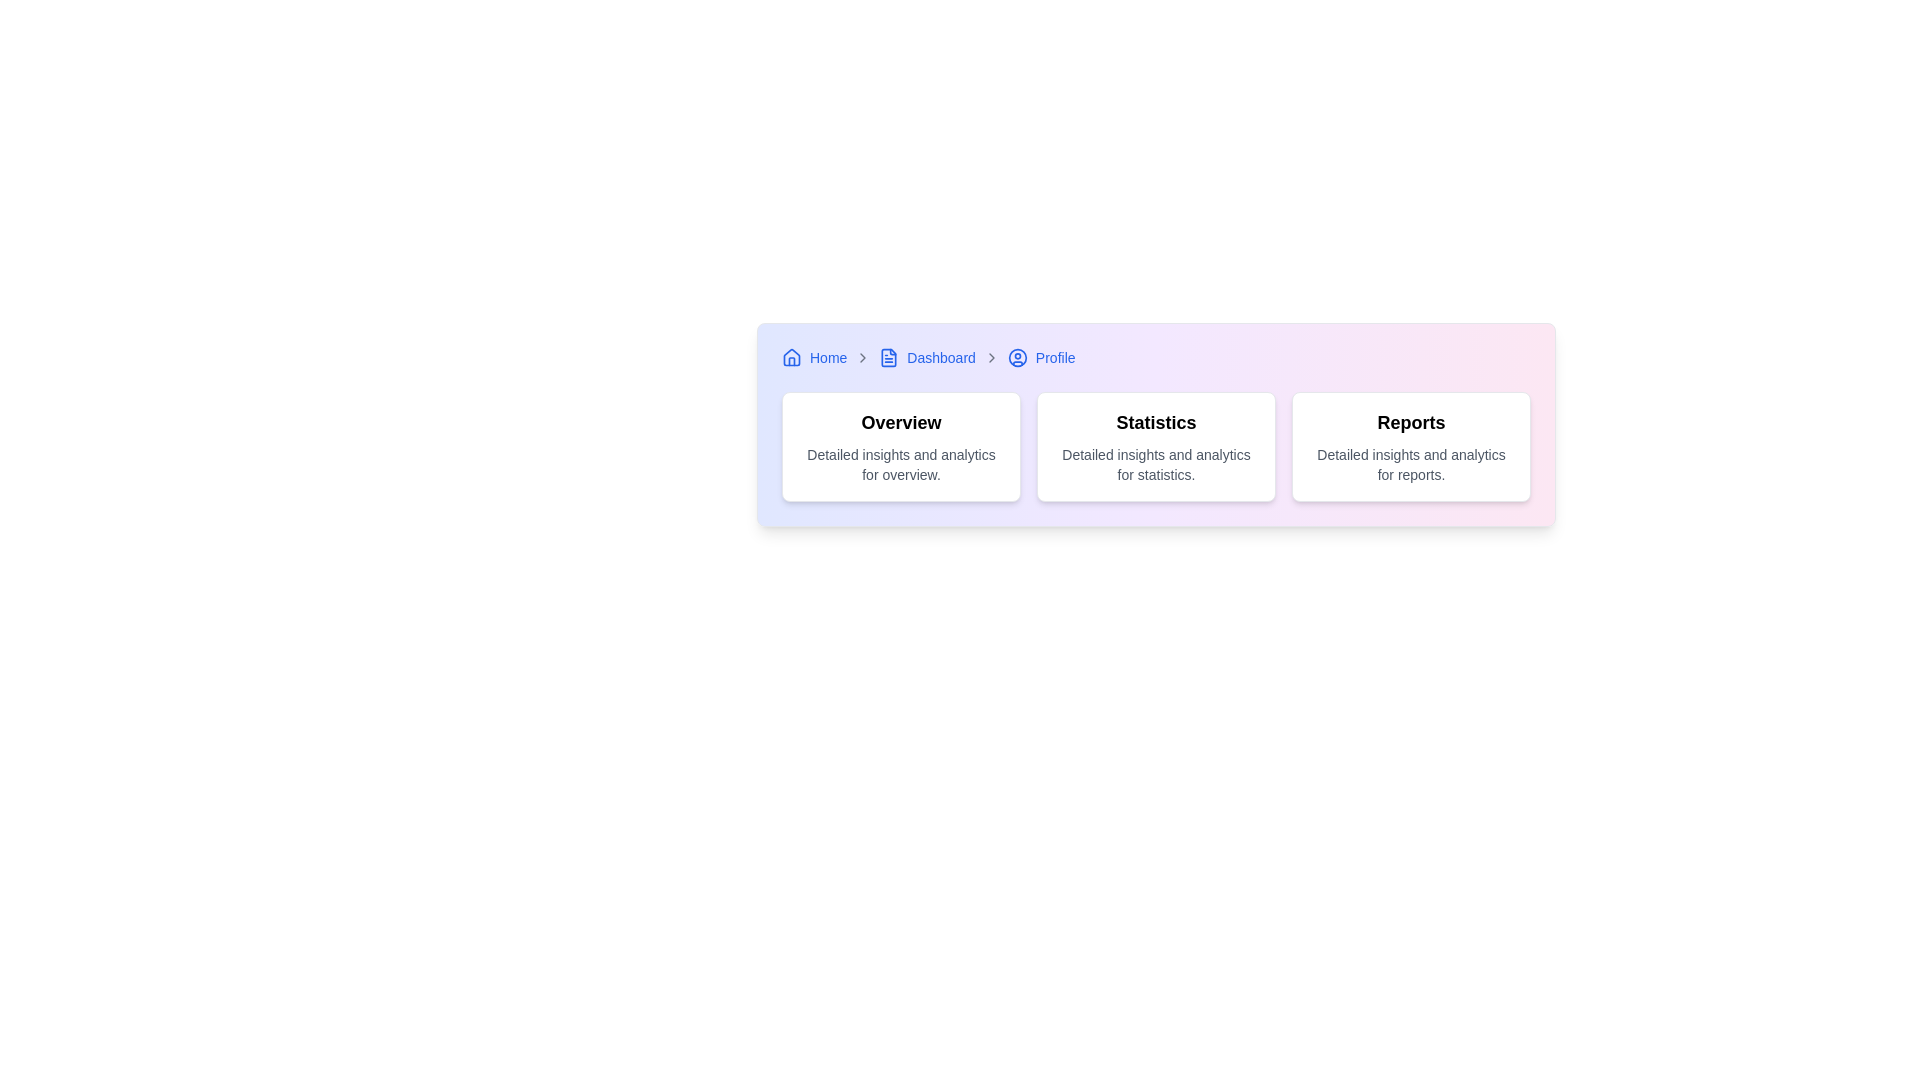 The width and height of the screenshot is (1920, 1080). Describe the element at coordinates (826, 357) in the screenshot. I see `the 'Home' breadcrumb item` at that location.